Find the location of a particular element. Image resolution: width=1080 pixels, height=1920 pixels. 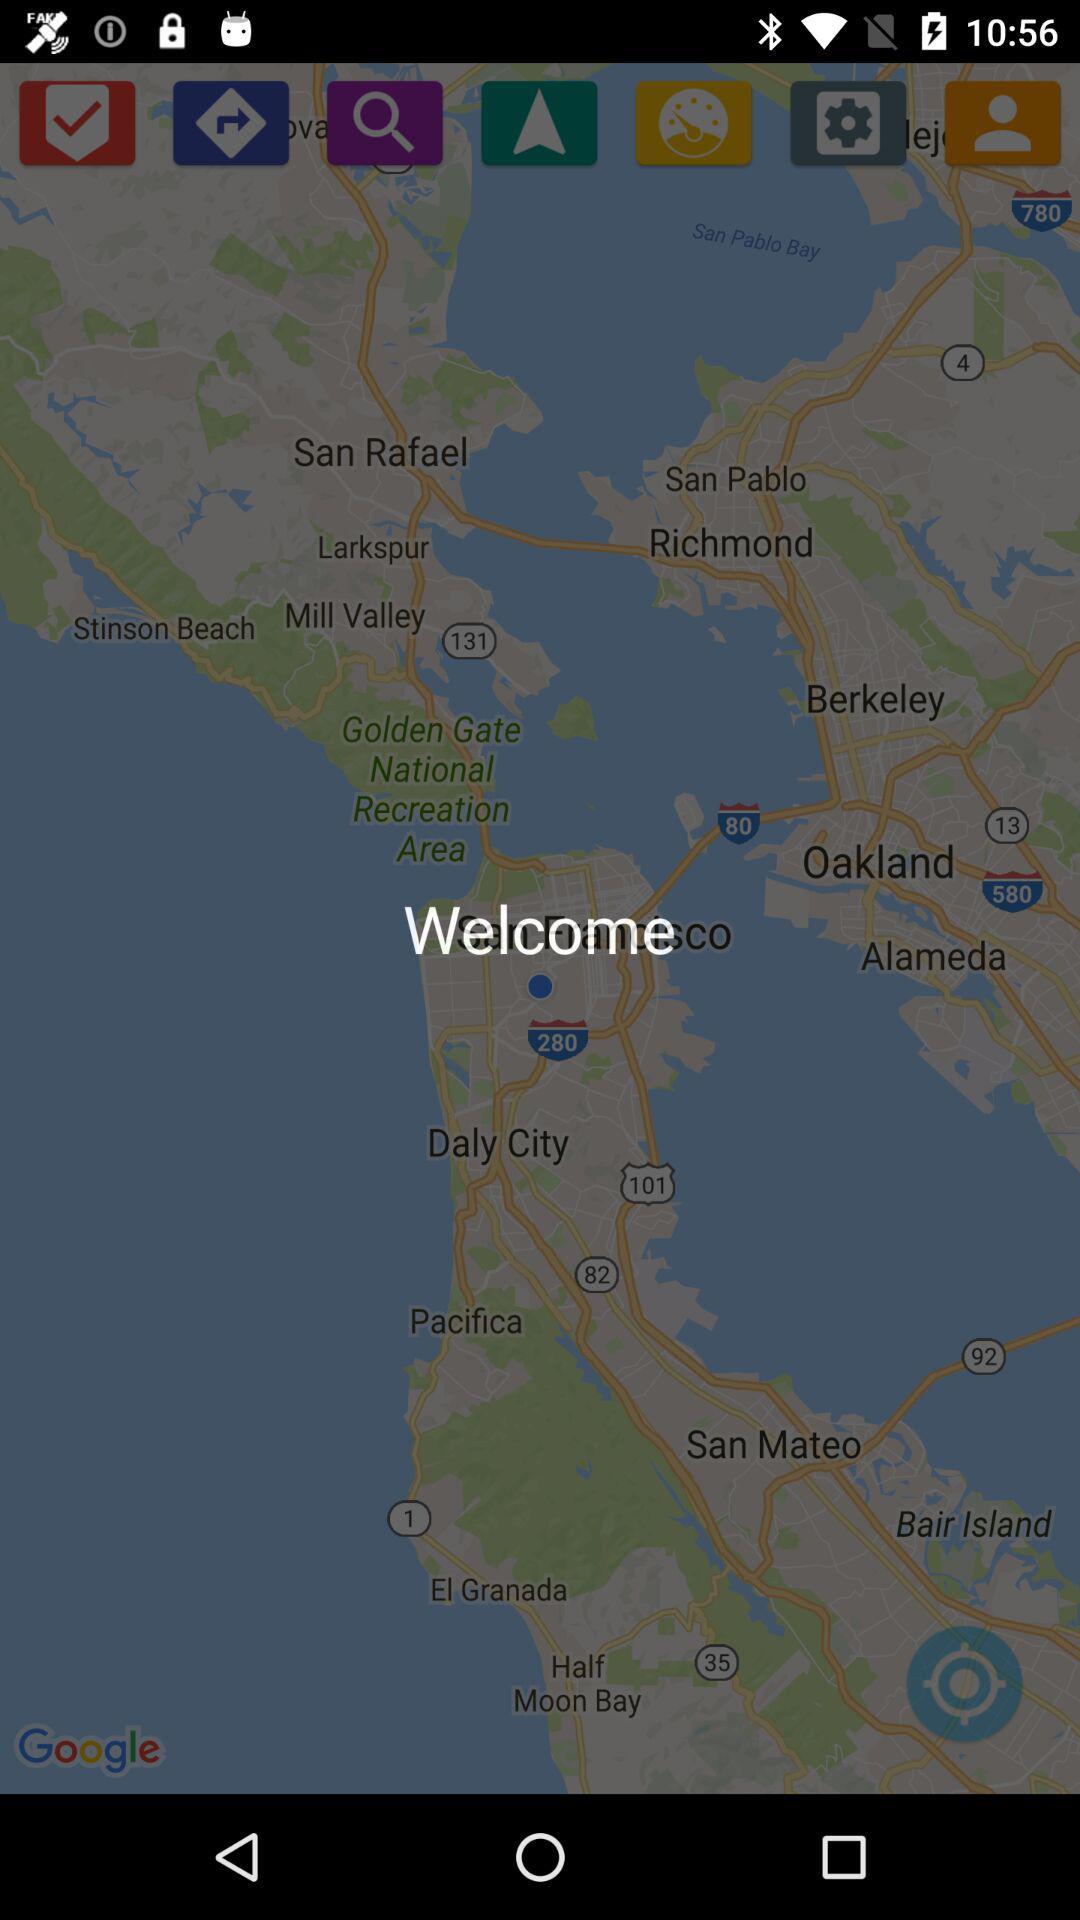

navigate is located at coordinates (538, 121).